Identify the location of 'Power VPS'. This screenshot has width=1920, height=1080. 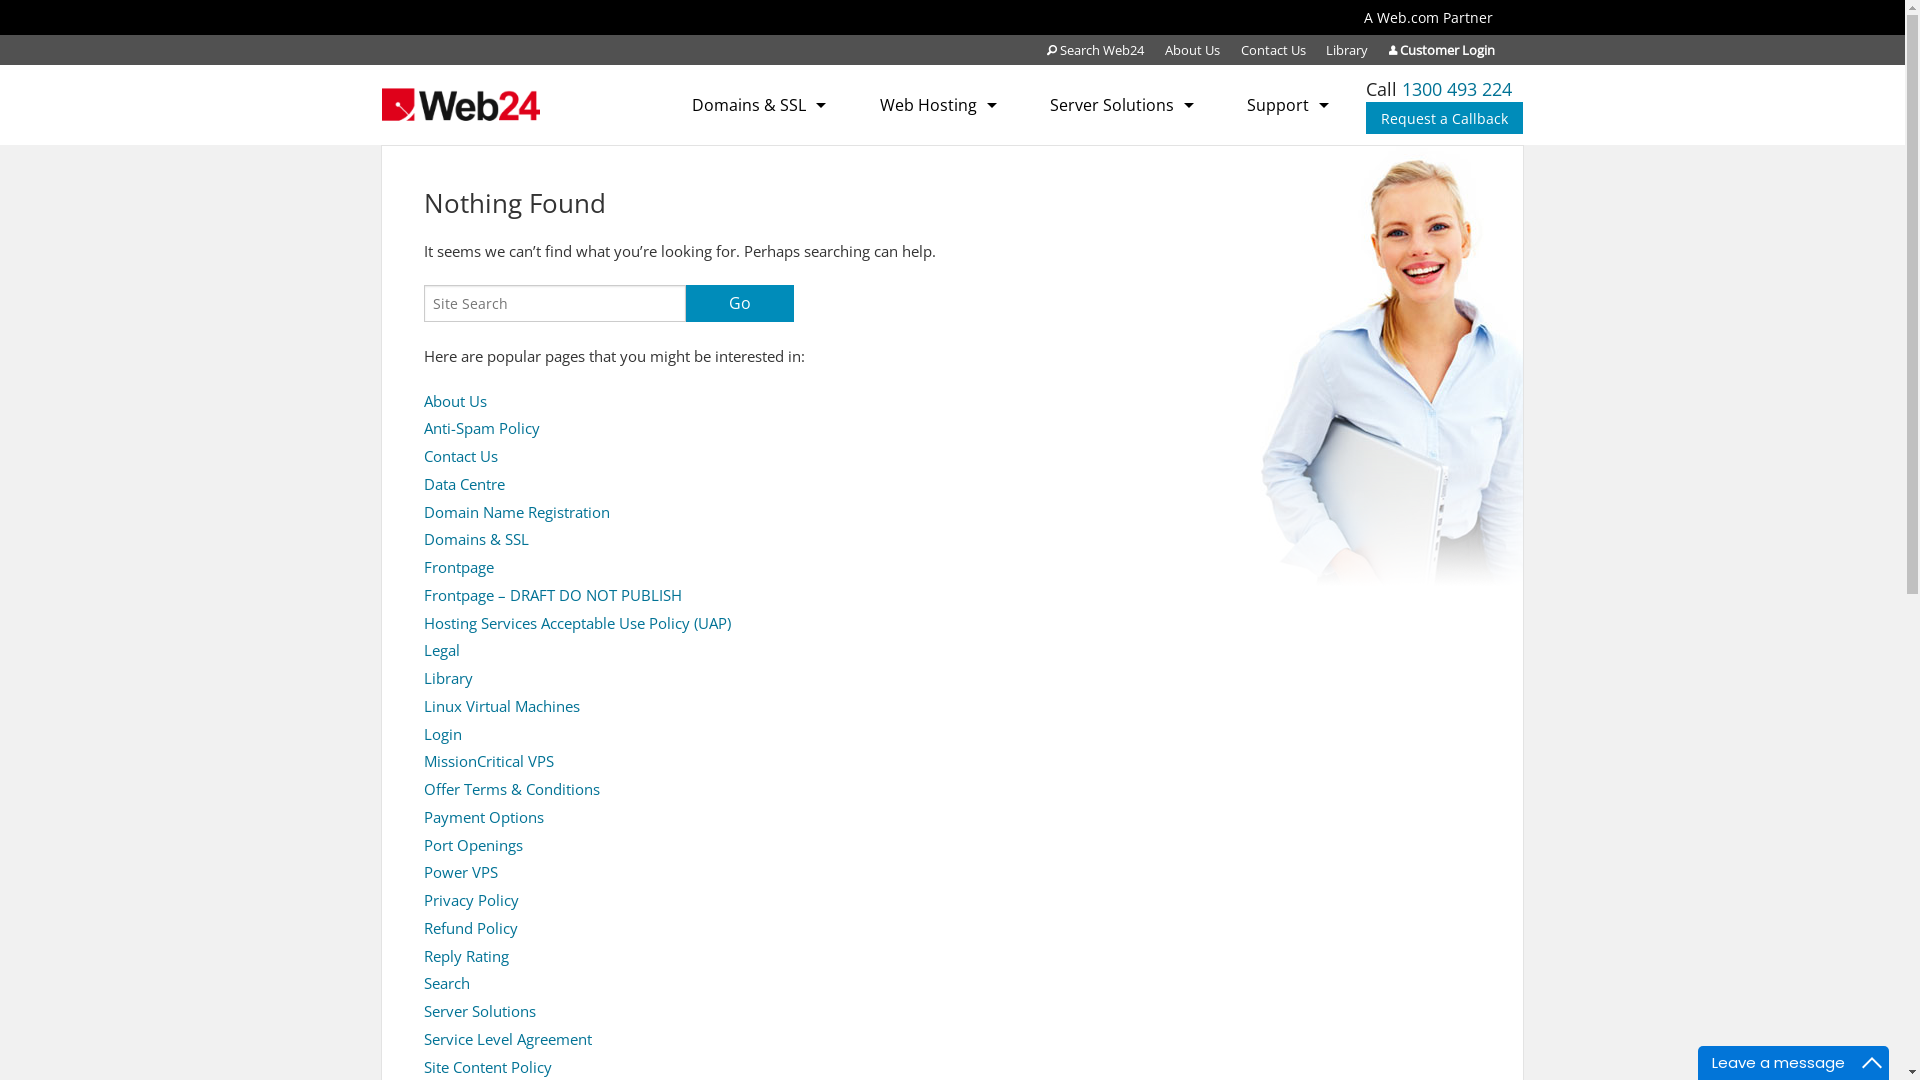
(422, 871).